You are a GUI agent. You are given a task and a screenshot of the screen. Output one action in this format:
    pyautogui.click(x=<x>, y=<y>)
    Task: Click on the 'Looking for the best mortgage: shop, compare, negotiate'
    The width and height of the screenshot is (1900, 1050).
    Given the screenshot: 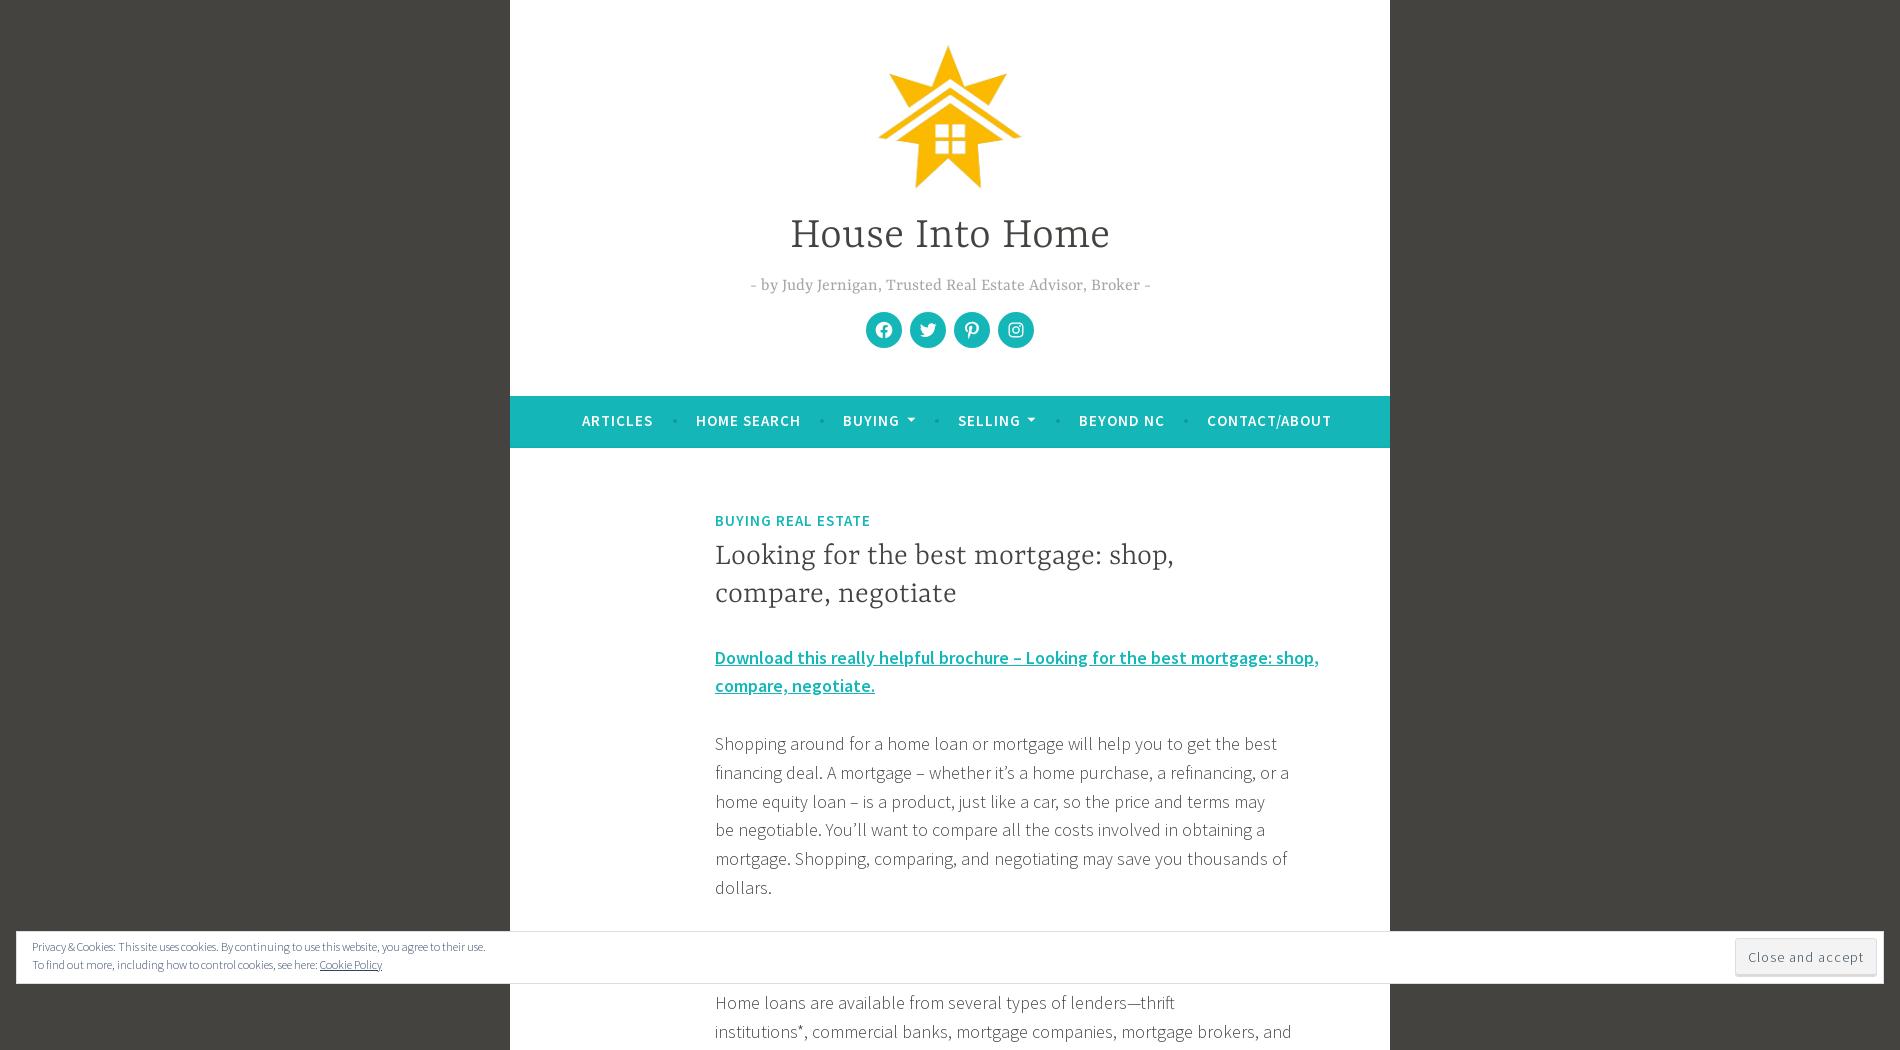 What is the action you would take?
    pyautogui.click(x=943, y=574)
    